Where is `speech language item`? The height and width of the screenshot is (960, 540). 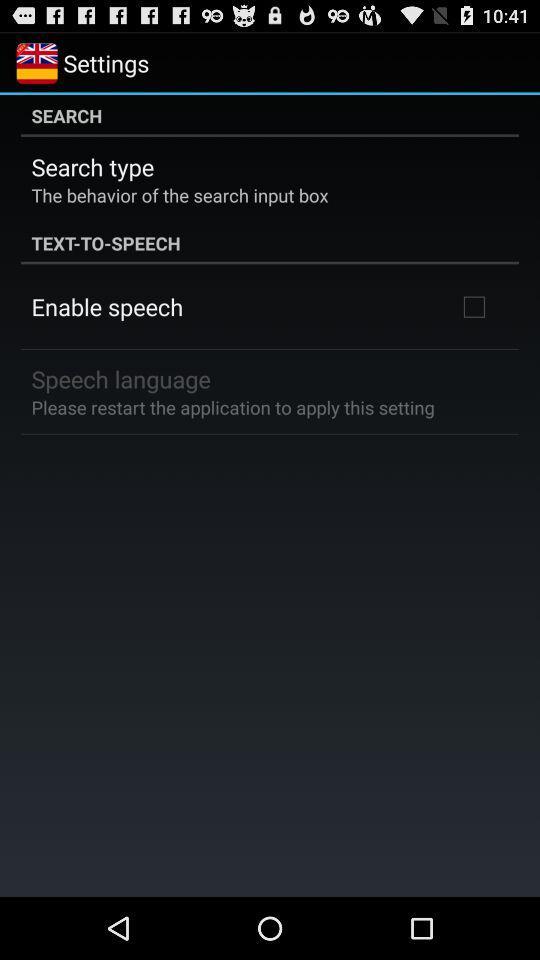 speech language item is located at coordinates (121, 377).